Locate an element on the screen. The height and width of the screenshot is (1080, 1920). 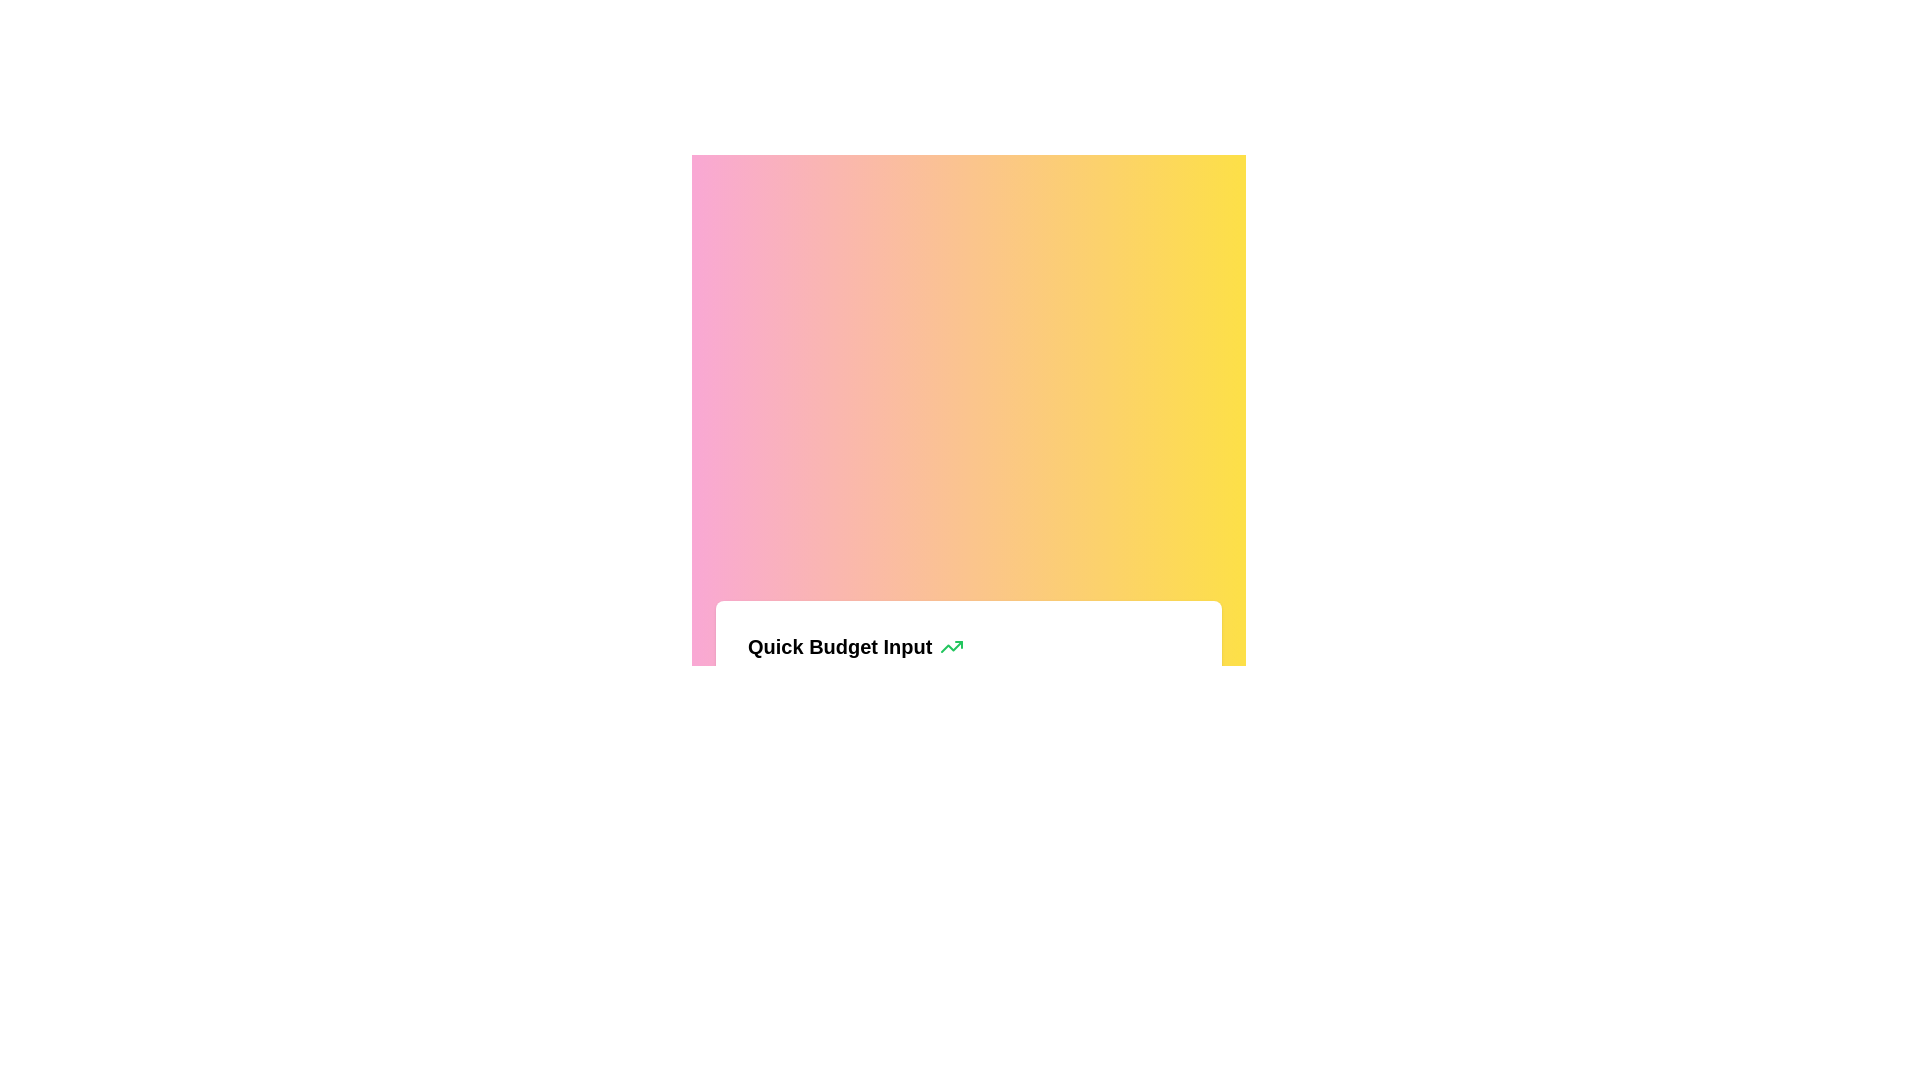
the decorative graphical icon, which is a green upward trending arrow with a zigzag pattern located at the bottom-right of a rectangular card is located at coordinates (951, 647).